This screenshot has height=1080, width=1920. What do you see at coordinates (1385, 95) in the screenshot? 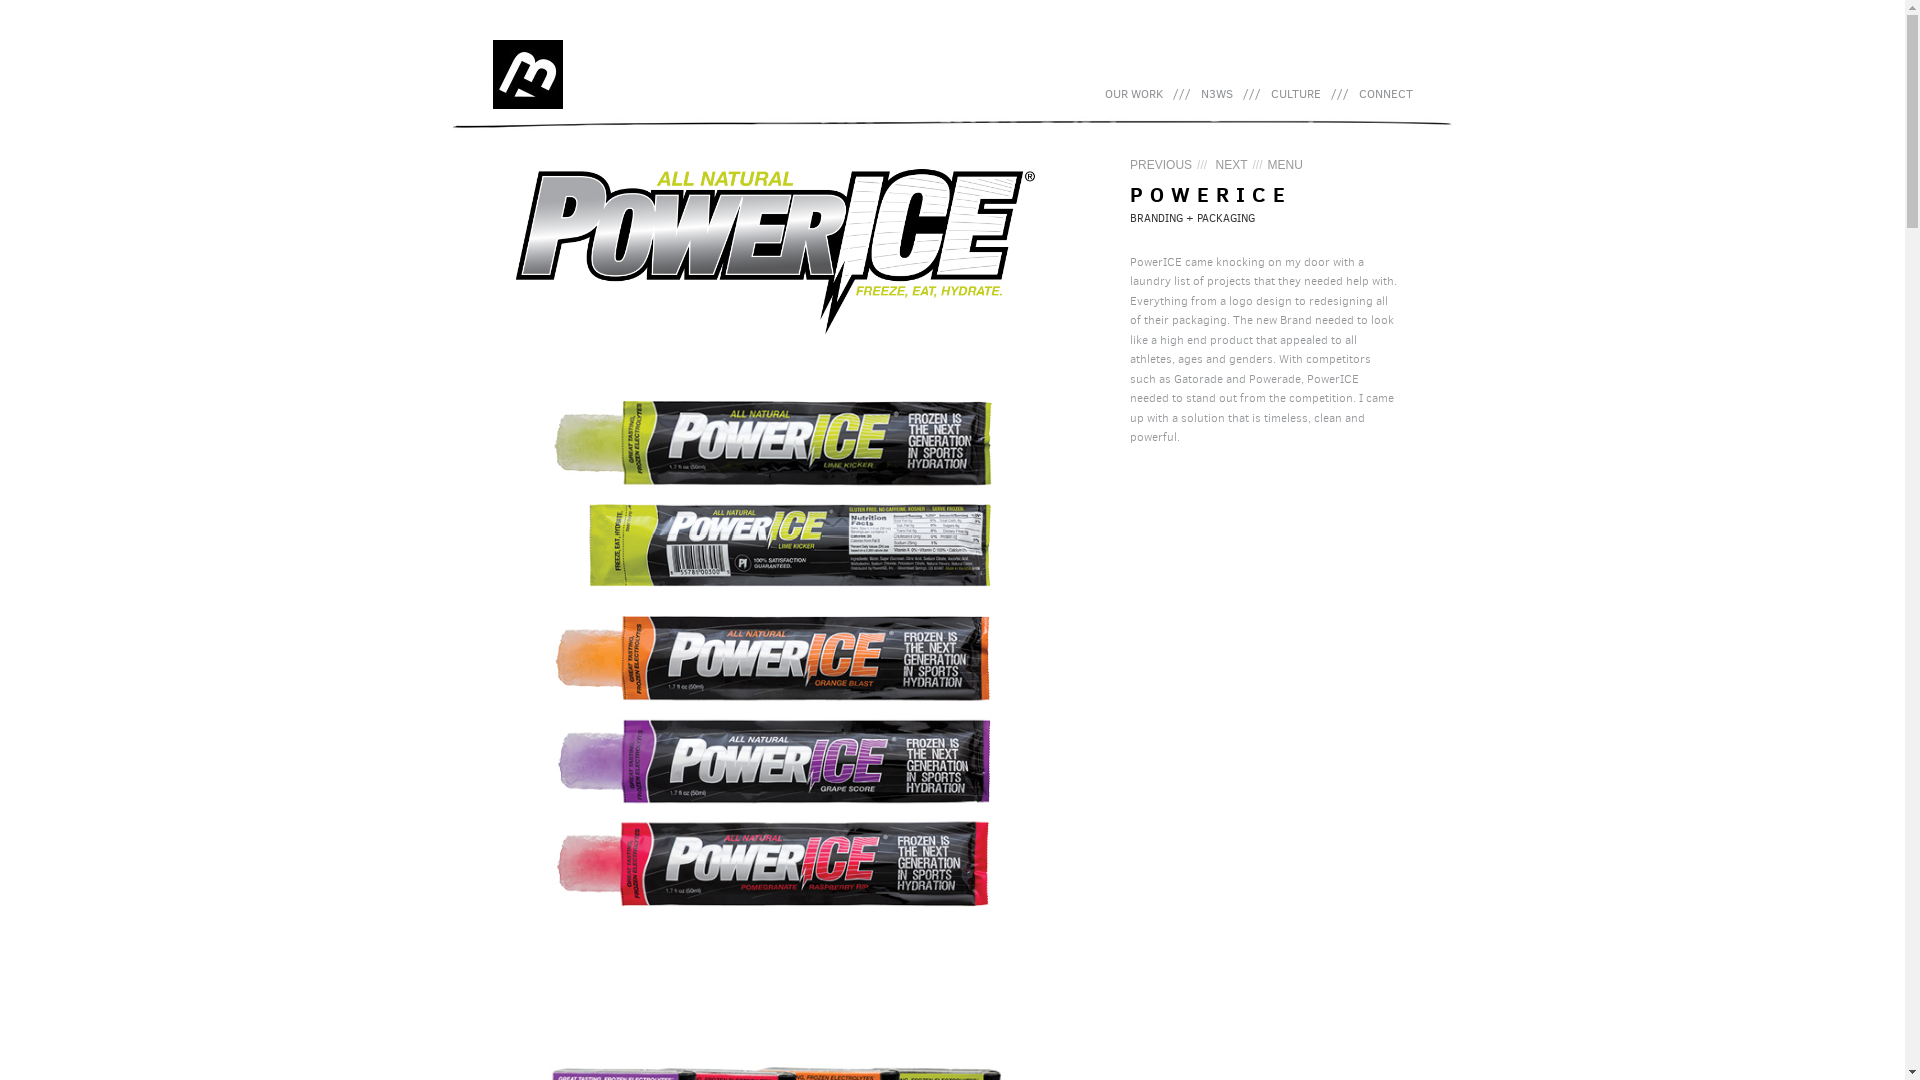
I see `'CONNECT'` at bounding box center [1385, 95].